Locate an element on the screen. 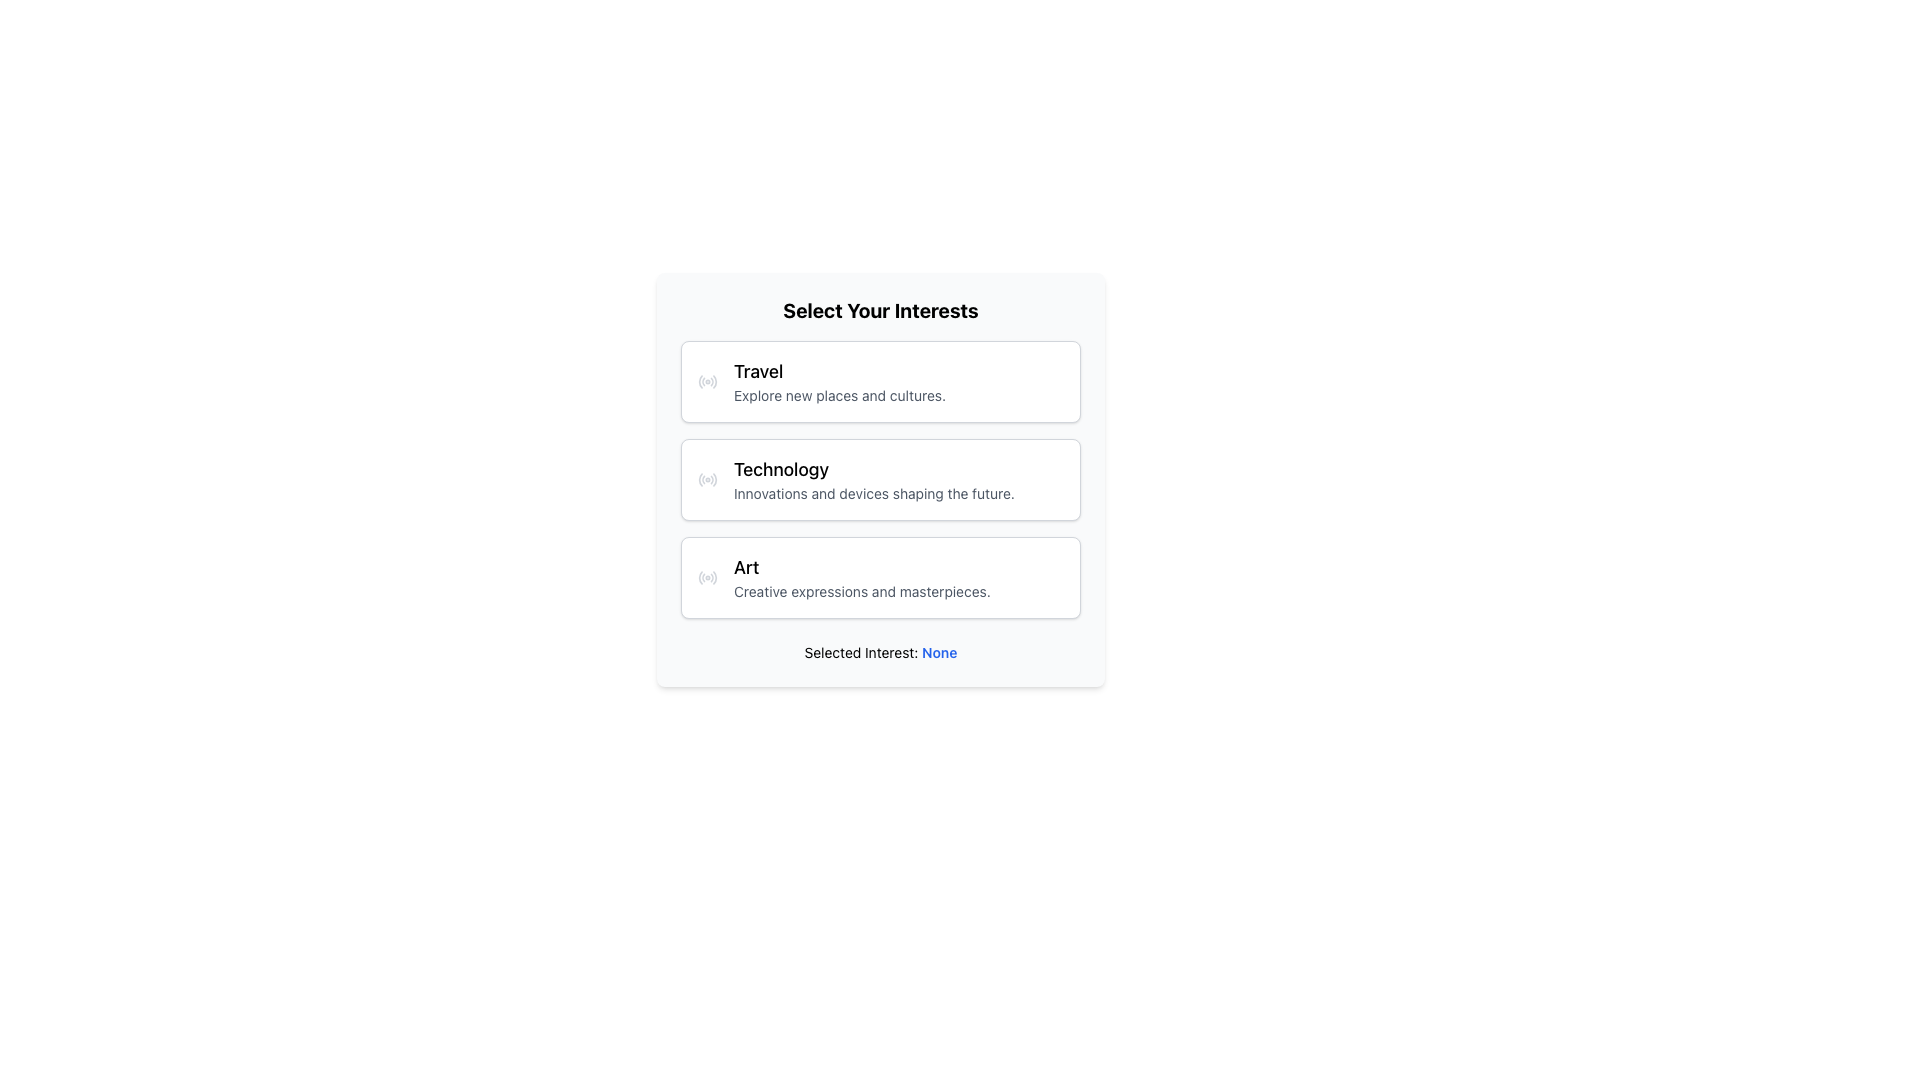  the 'Technology' text block, which is the second selectable option in a vertical list of interests is located at coordinates (880, 479).